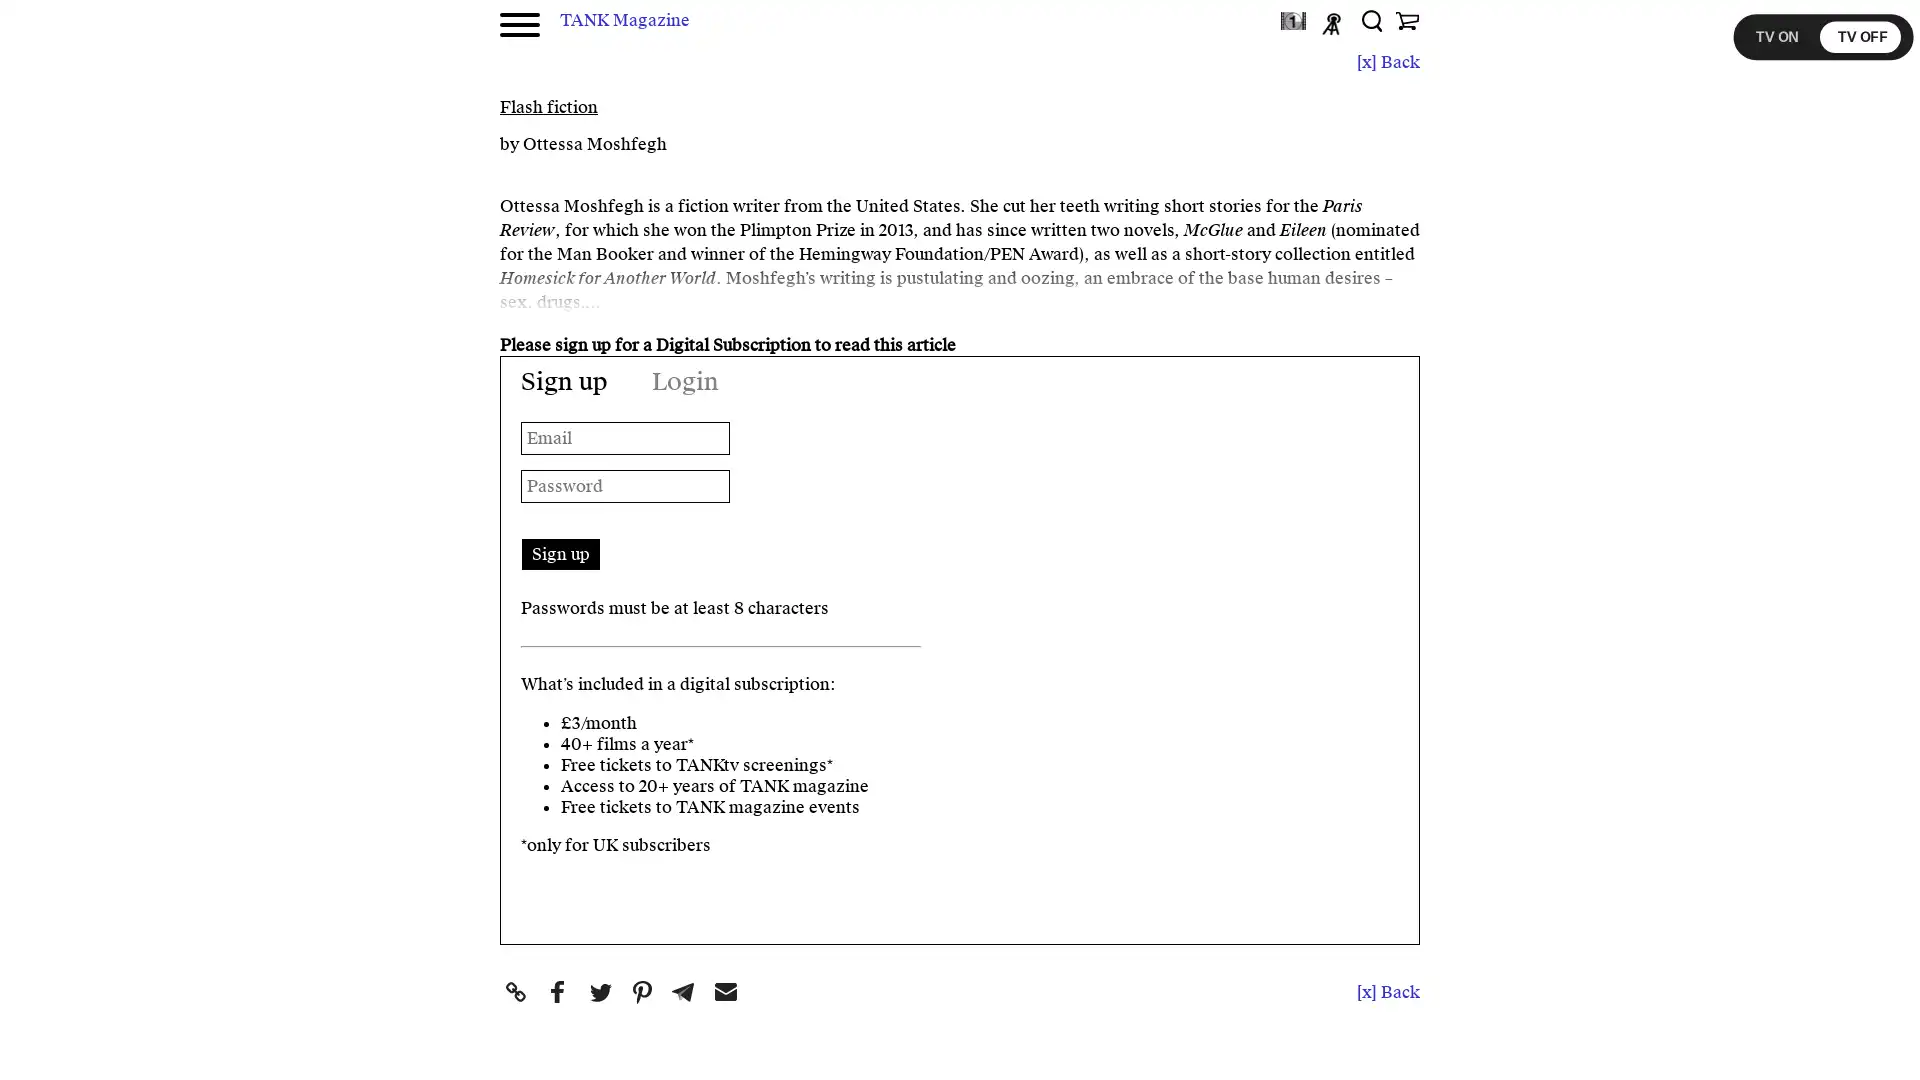 The image size is (1920, 1080). What do you see at coordinates (603, 991) in the screenshot?
I see `Share to Twitter` at bounding box center [603, 991].